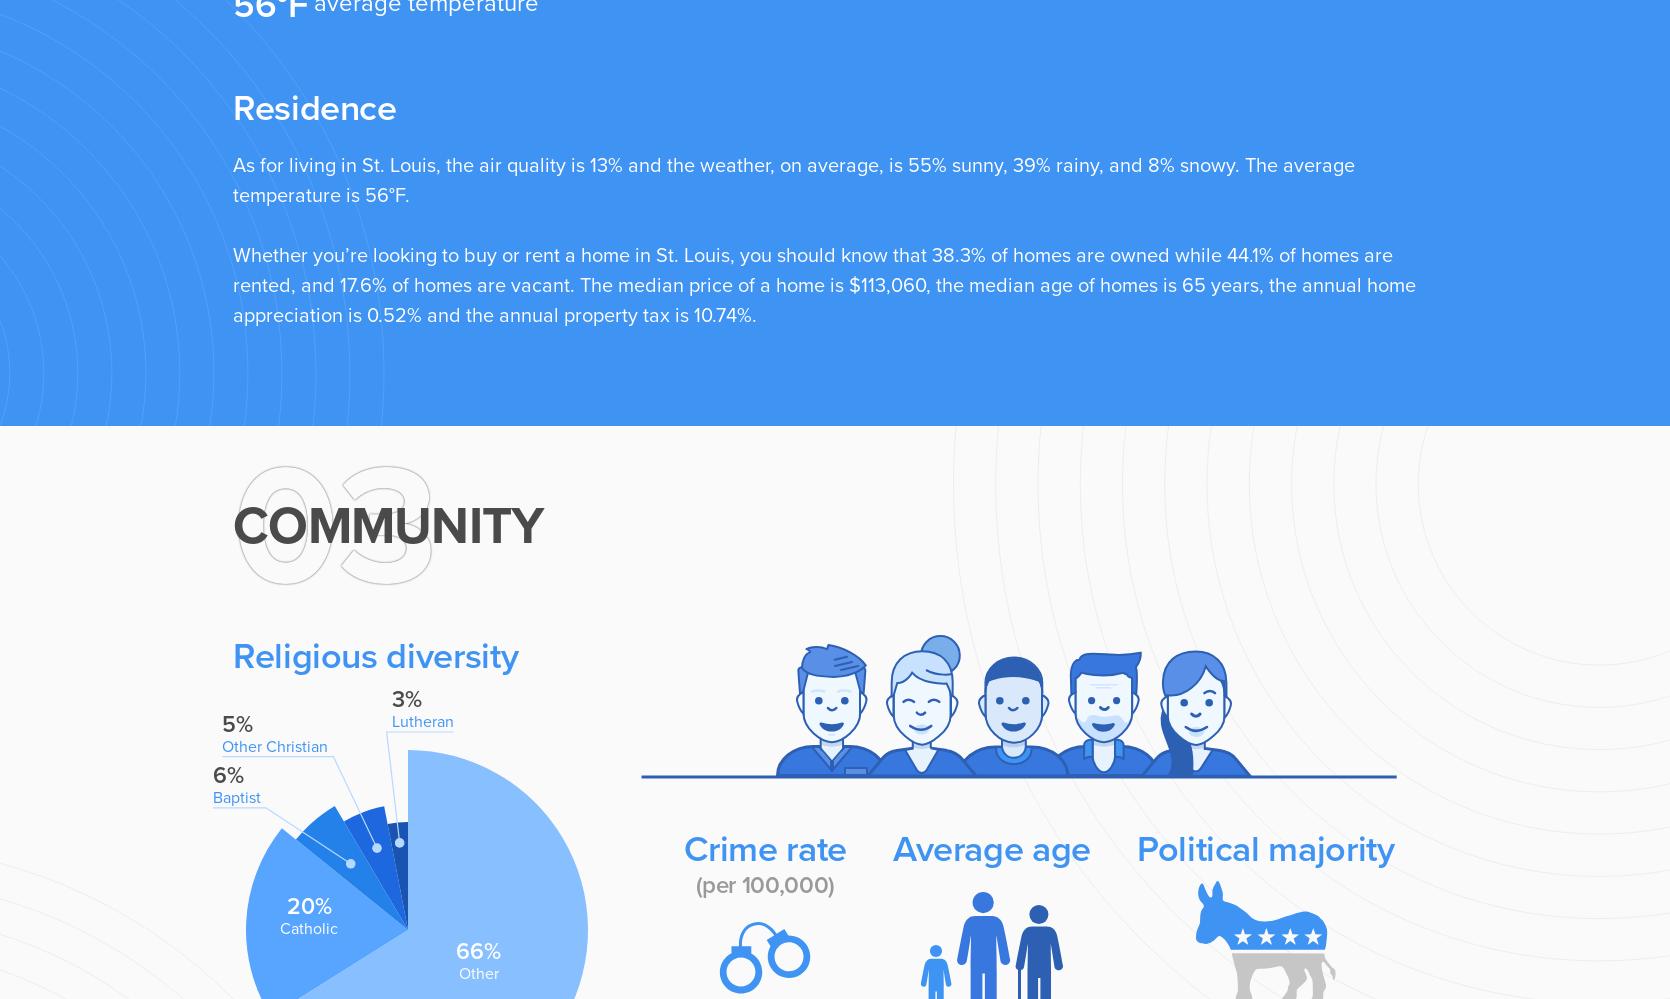 The width and height of the screenshot is (1670, 999). What do you see at coordinates (476, 972) in the screenshot?
I see `'Other'` at bounding box center [476, 972].